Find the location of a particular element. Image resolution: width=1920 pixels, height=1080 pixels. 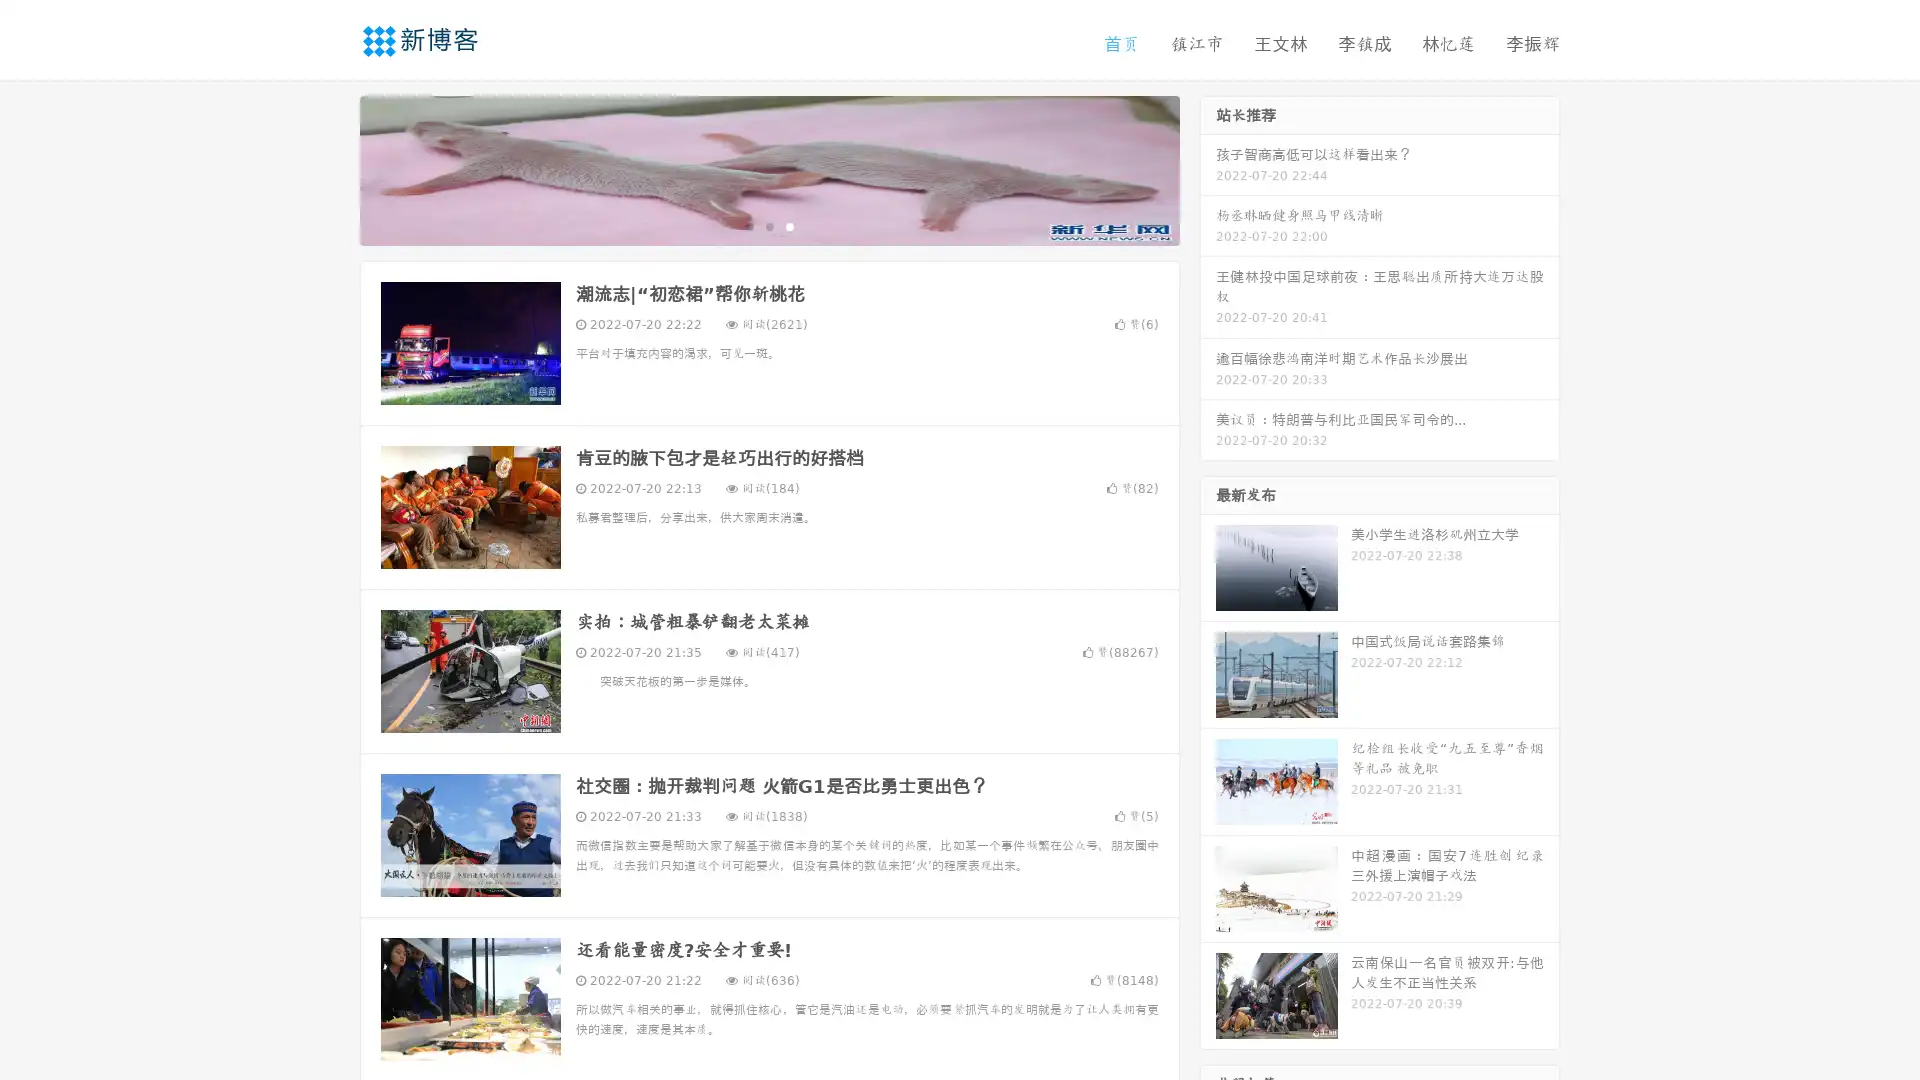

Go to slide 3 is located at coordinates (789, 225).